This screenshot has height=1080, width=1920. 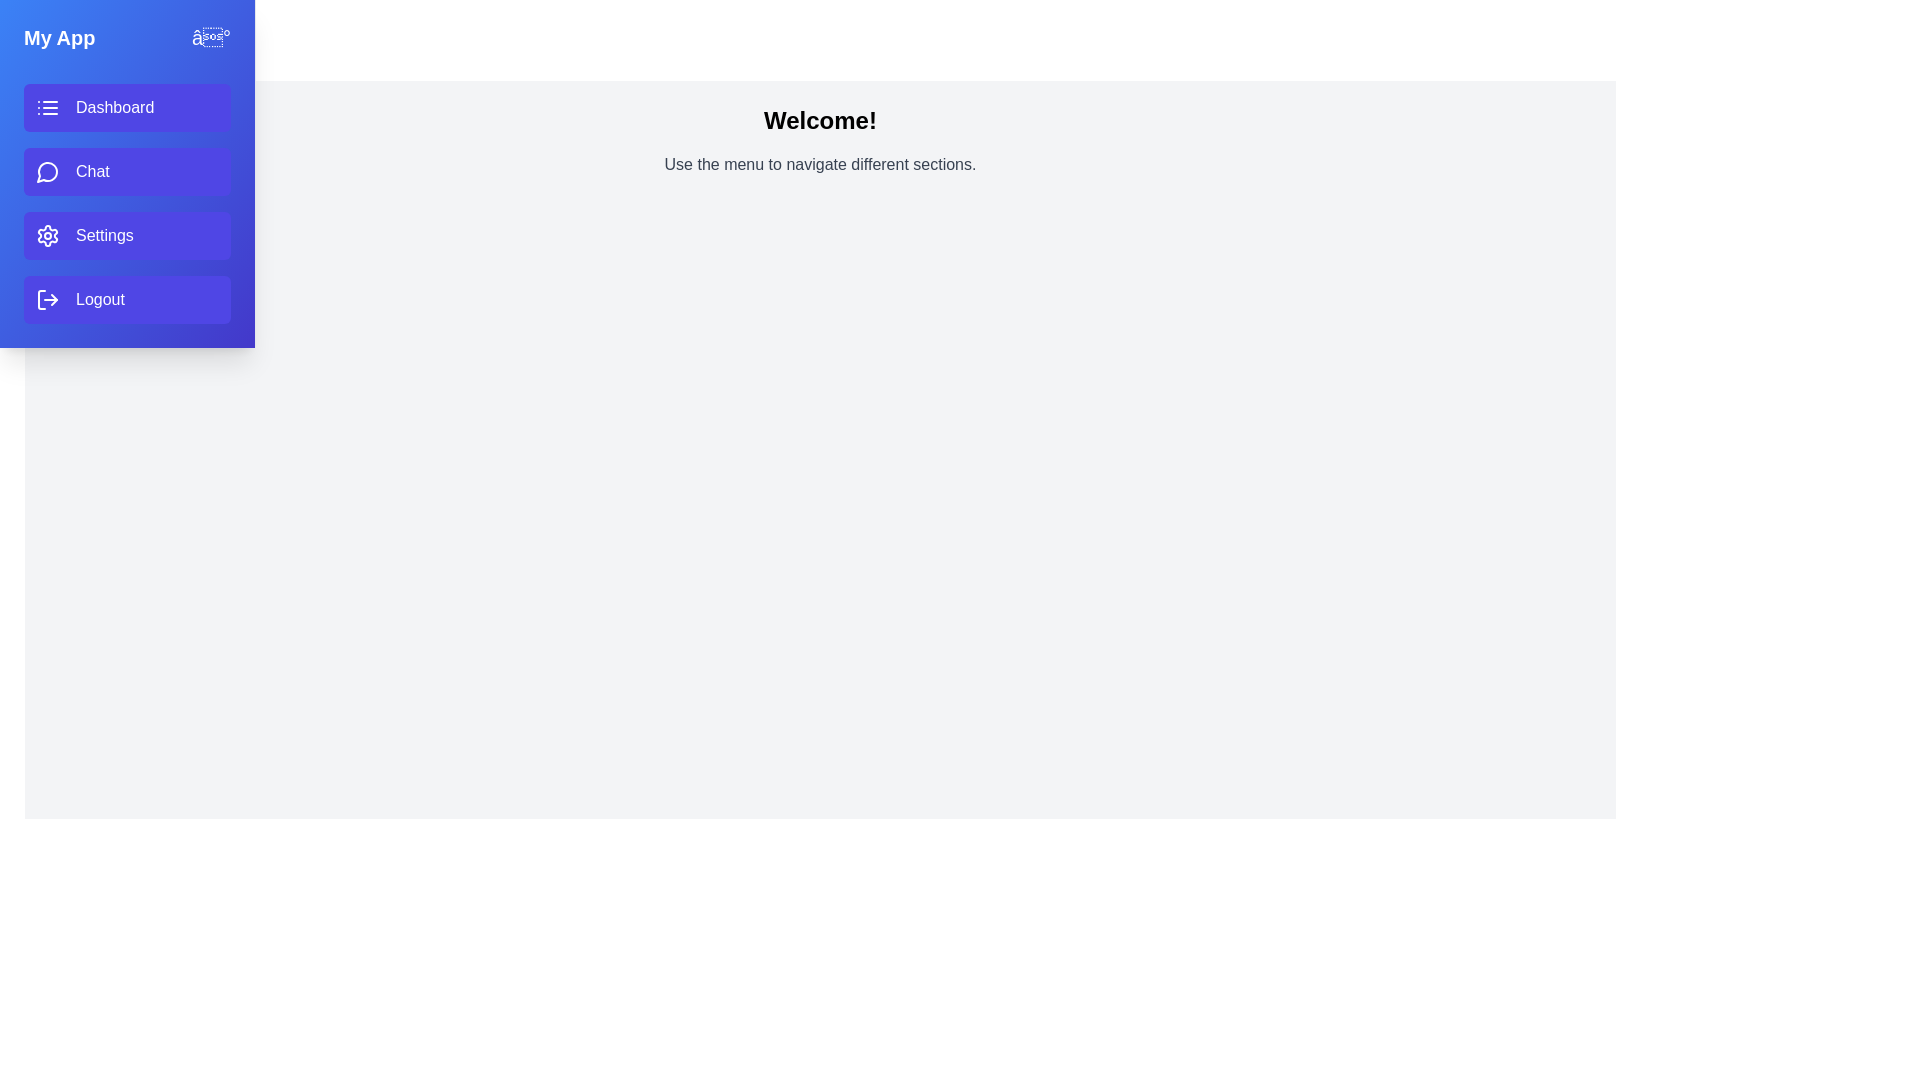 I want to click on the menu item Settings to navigate to the corresponding section, so click(x=126, y=234).